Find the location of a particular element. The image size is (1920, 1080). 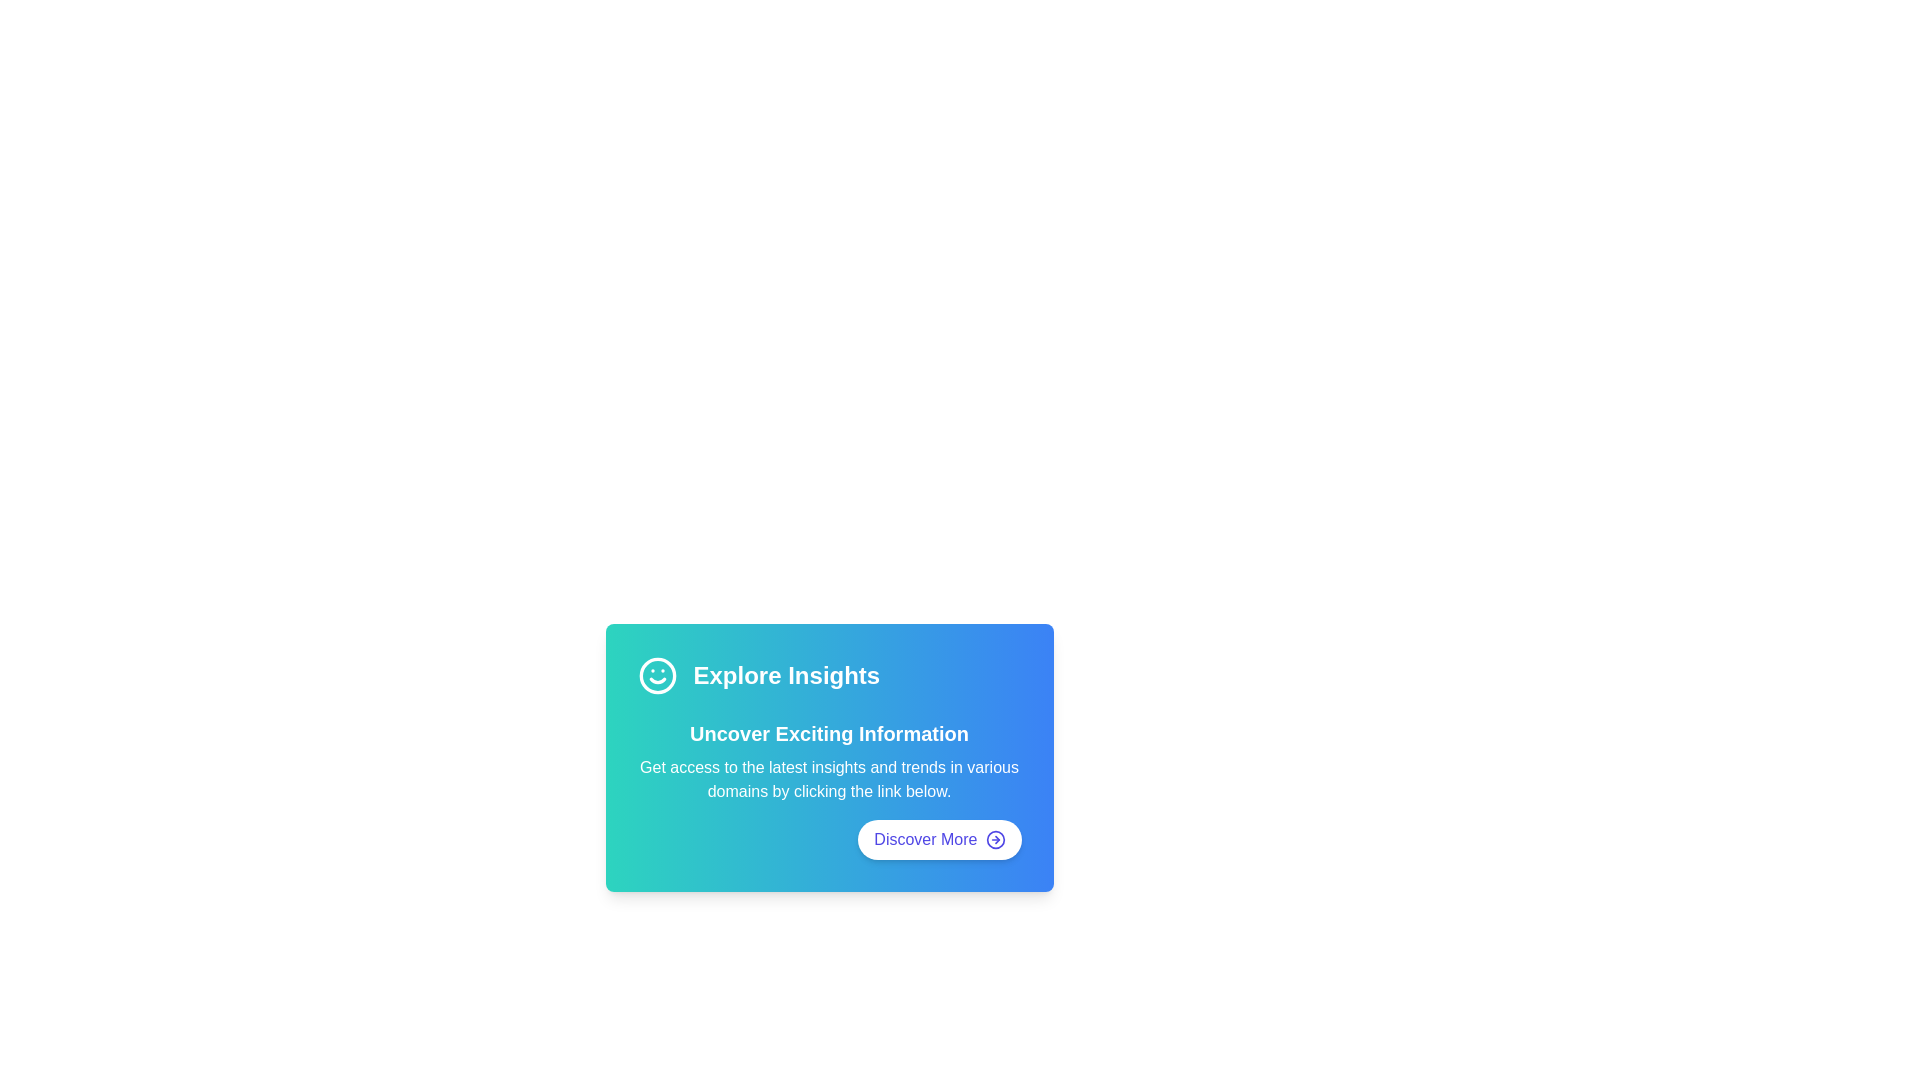

the 'Discover More' button, which has a white background, rounded corners, and a blue font, to visualize its interactive effects is located at coordinates (938, 840).